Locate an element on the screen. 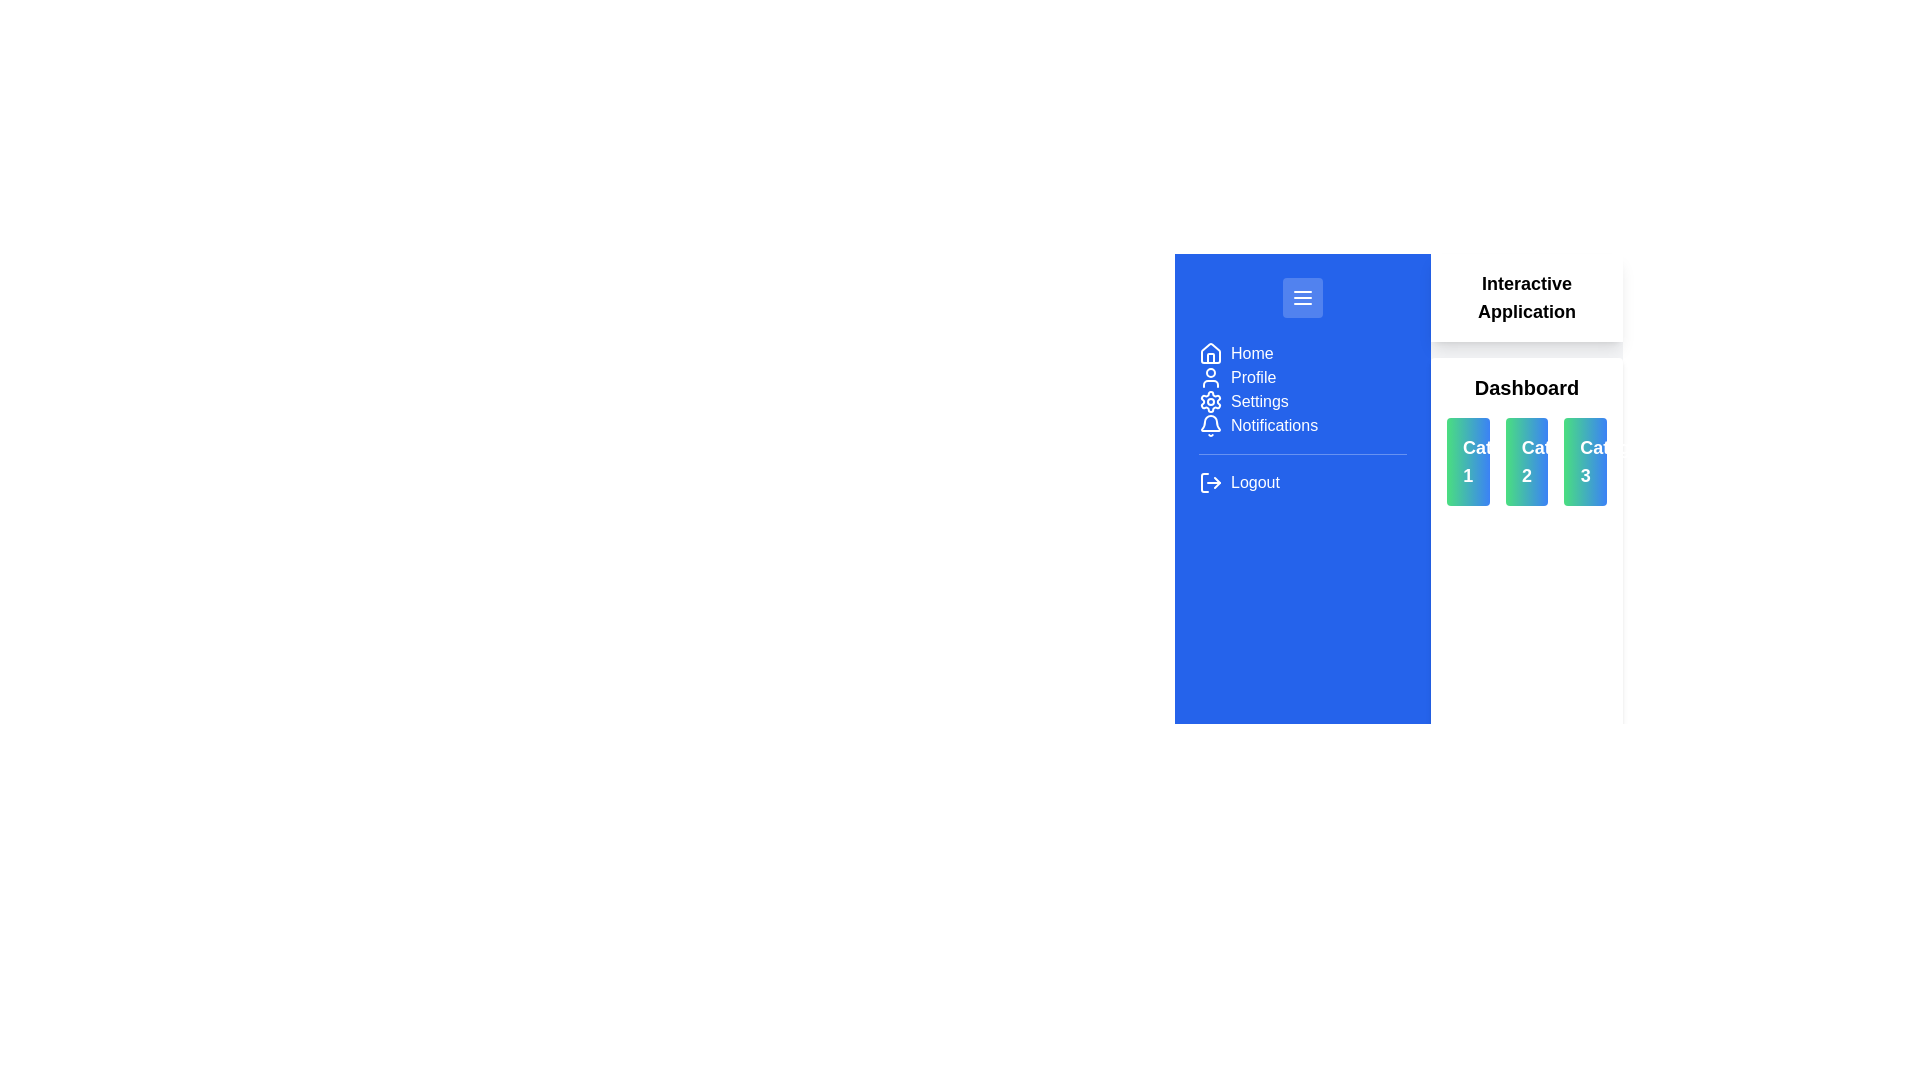  the second gradient button under the 'Dashboard' heading is located at coordinates (1525, 462).